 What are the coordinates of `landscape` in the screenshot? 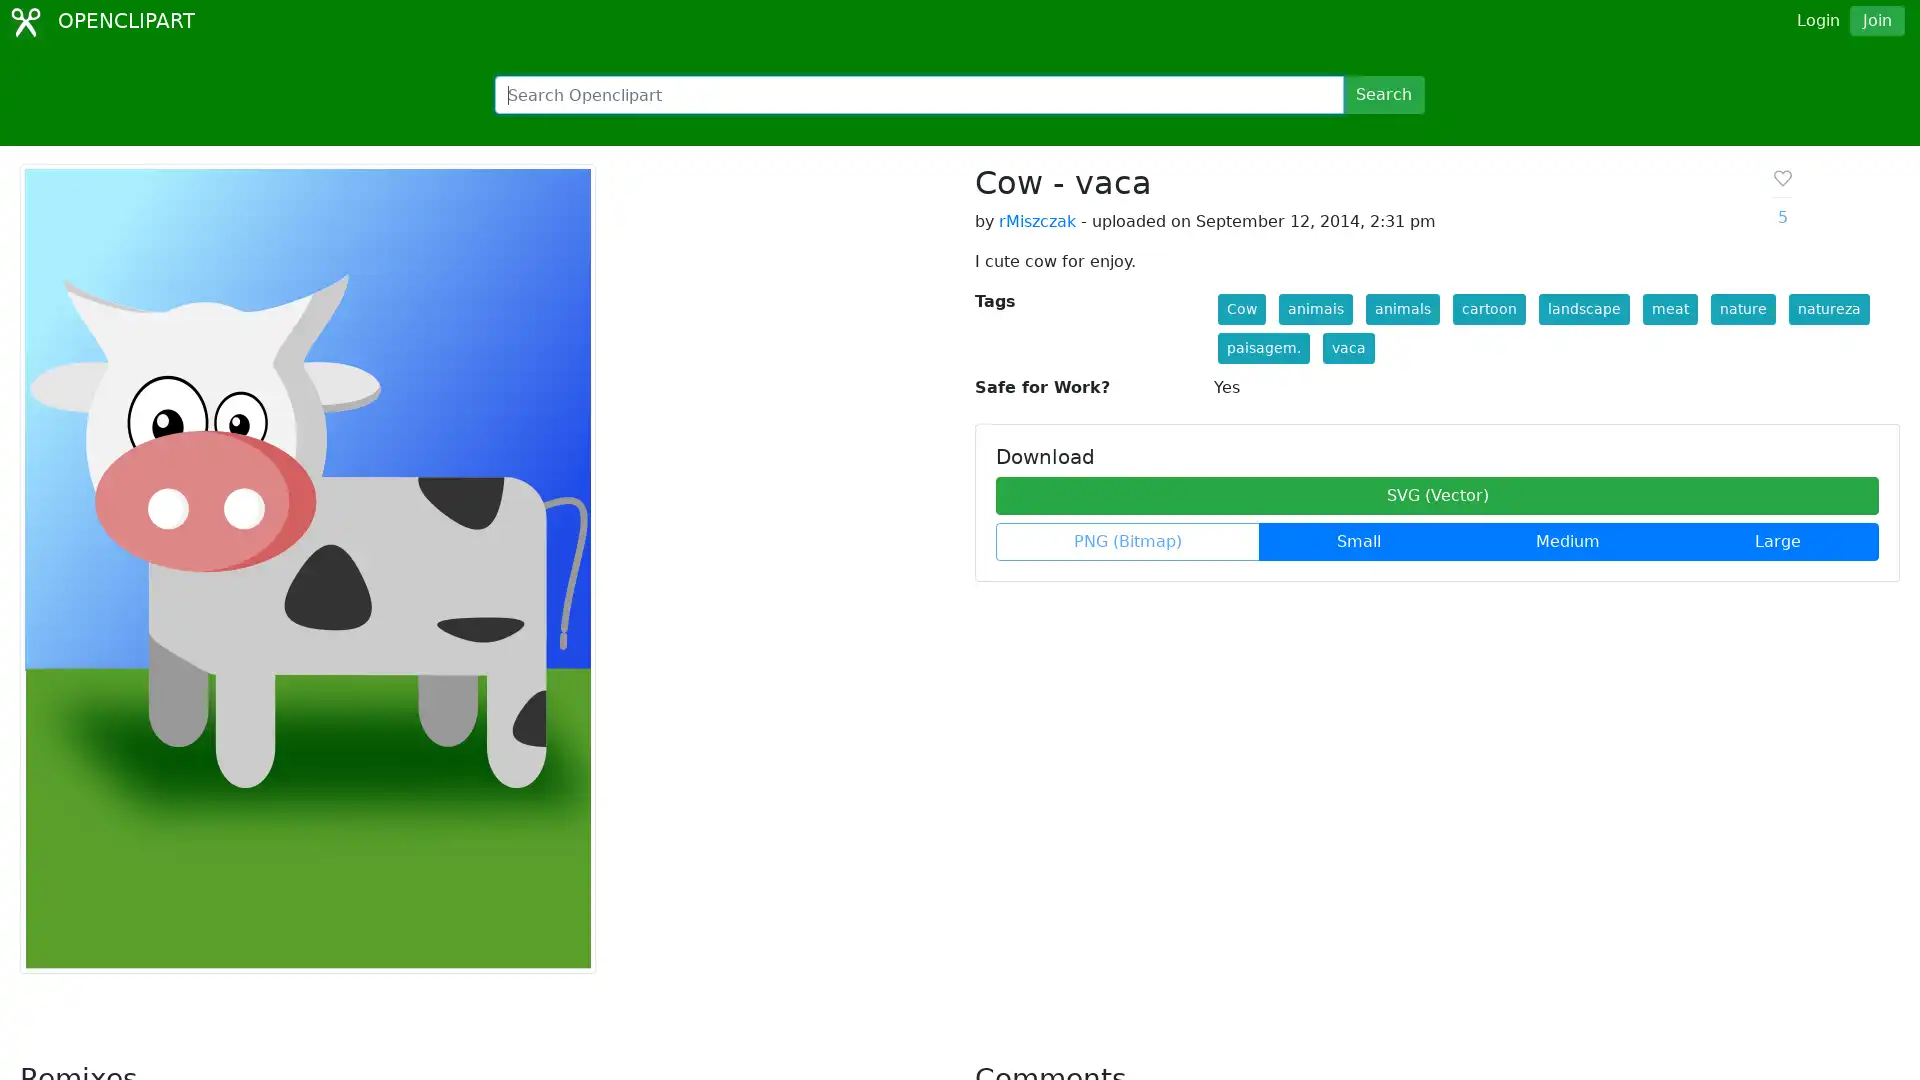 It's located at (1582, 309).